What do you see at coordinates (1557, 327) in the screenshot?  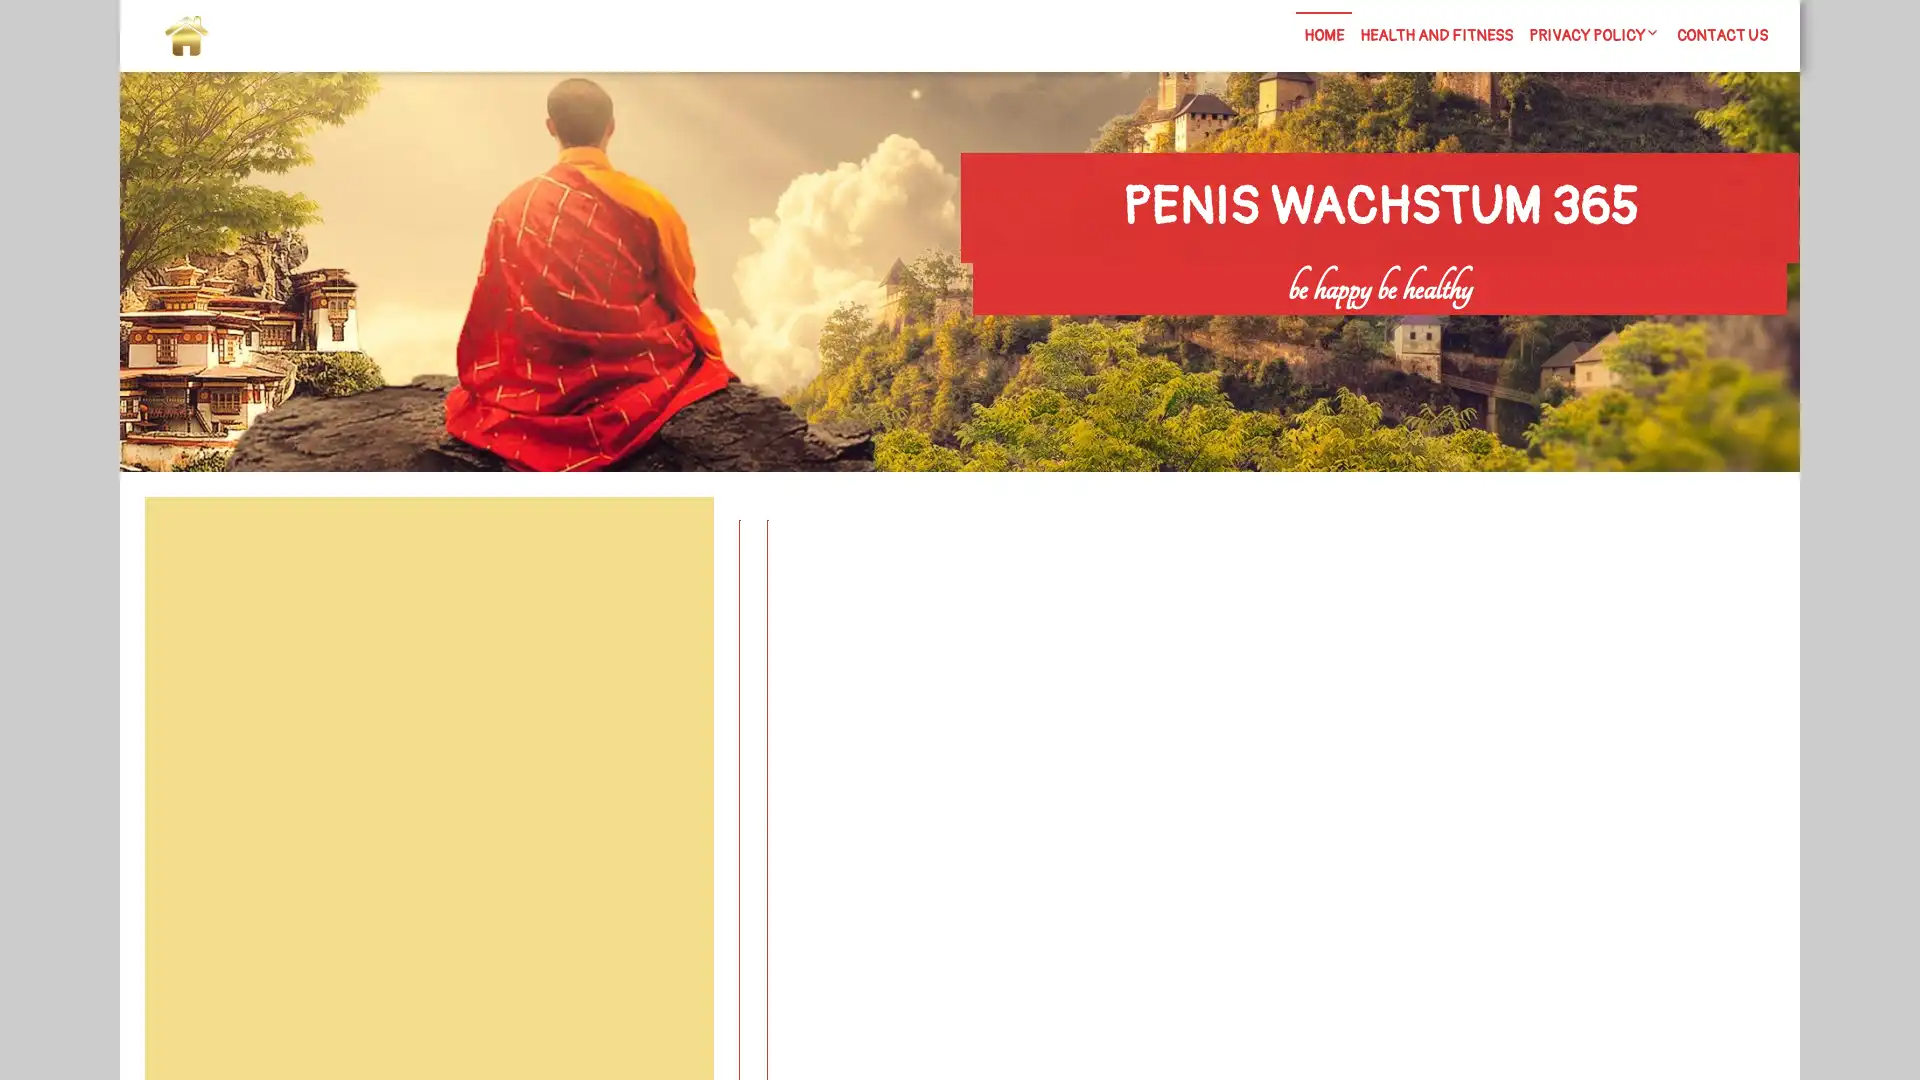 I see `Search` at bounding box center [1557, 327].